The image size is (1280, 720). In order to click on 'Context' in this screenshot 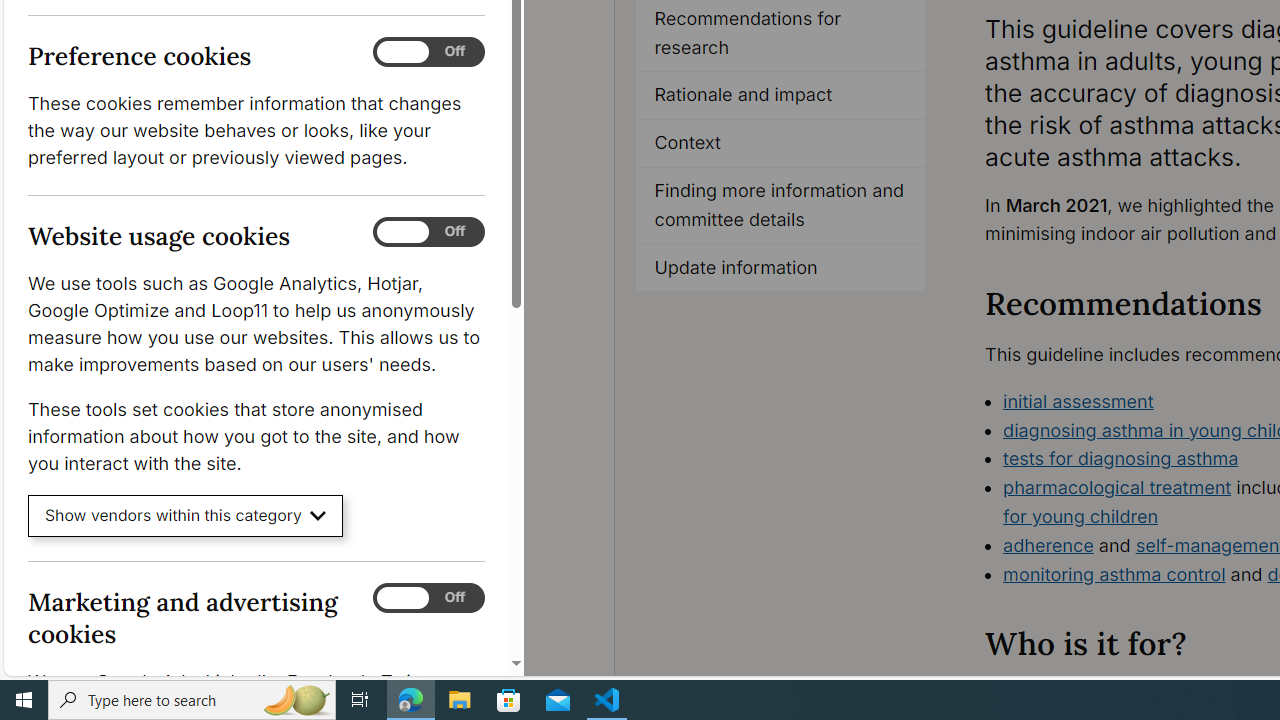, I will do `click(780, 143)`.